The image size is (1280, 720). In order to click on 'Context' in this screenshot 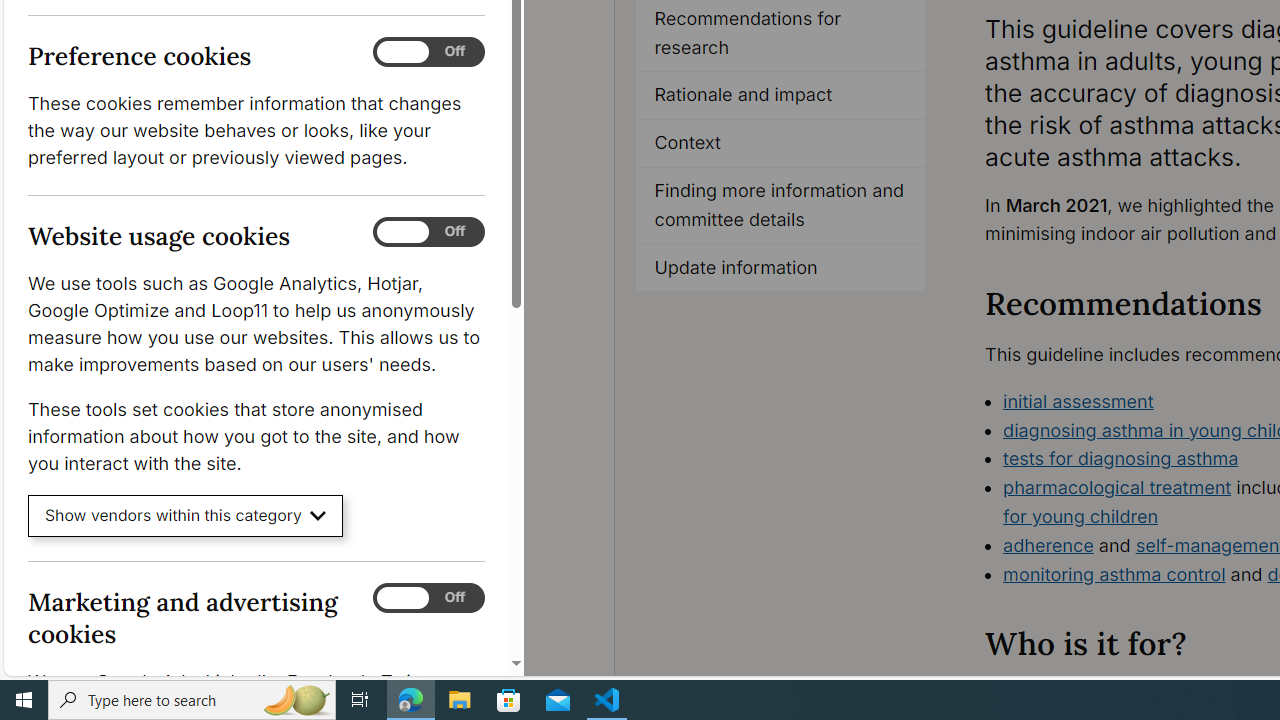, I will do `click(780, 143)`.